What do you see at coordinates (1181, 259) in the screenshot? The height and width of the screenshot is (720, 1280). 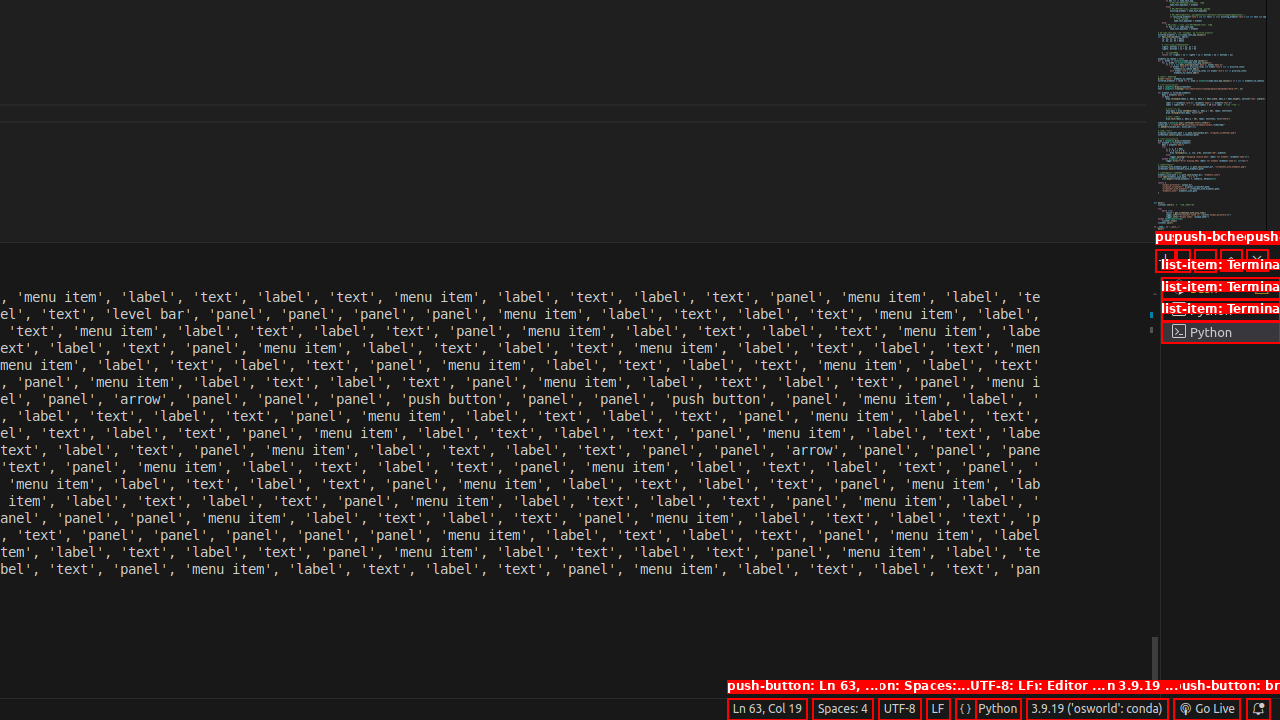 I see `'Launch Profile...'` at bounding box center [1181, 259].